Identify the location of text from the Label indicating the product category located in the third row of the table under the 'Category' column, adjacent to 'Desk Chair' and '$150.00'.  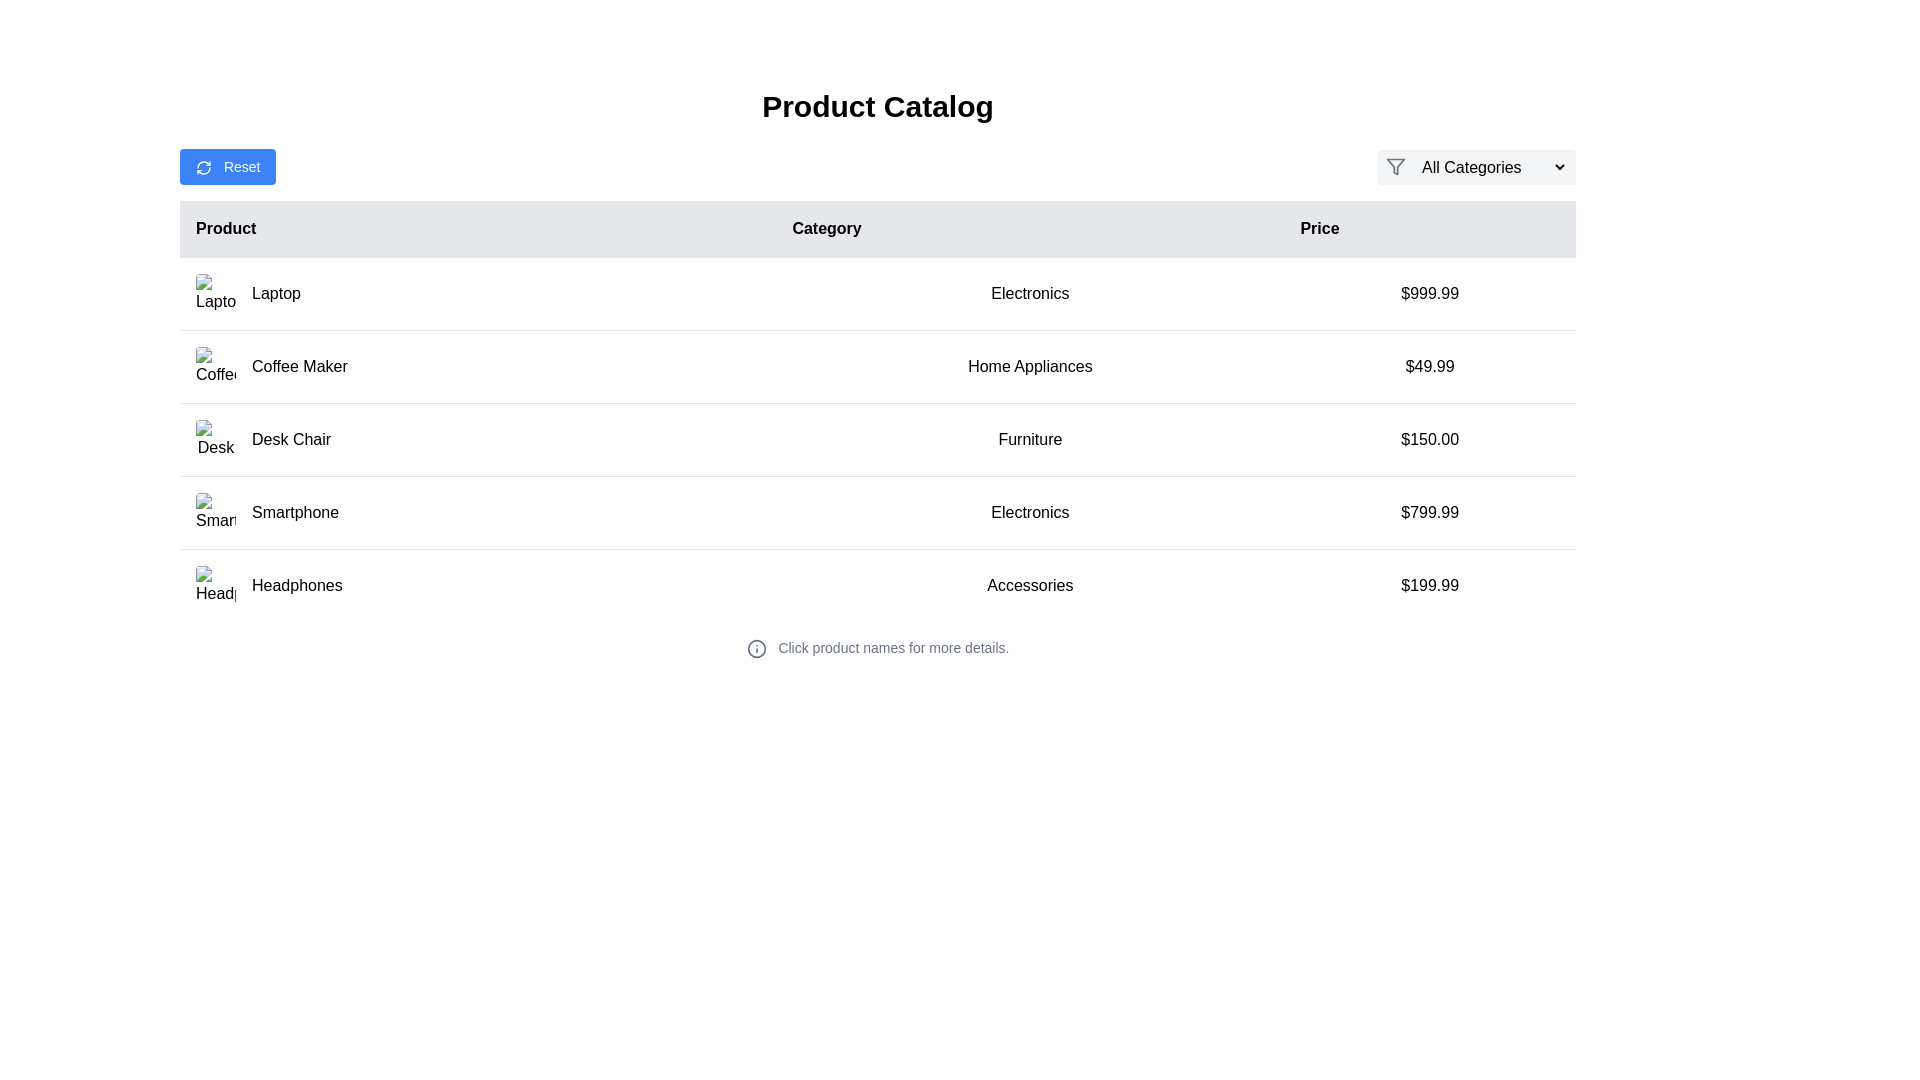
(1030, 438).